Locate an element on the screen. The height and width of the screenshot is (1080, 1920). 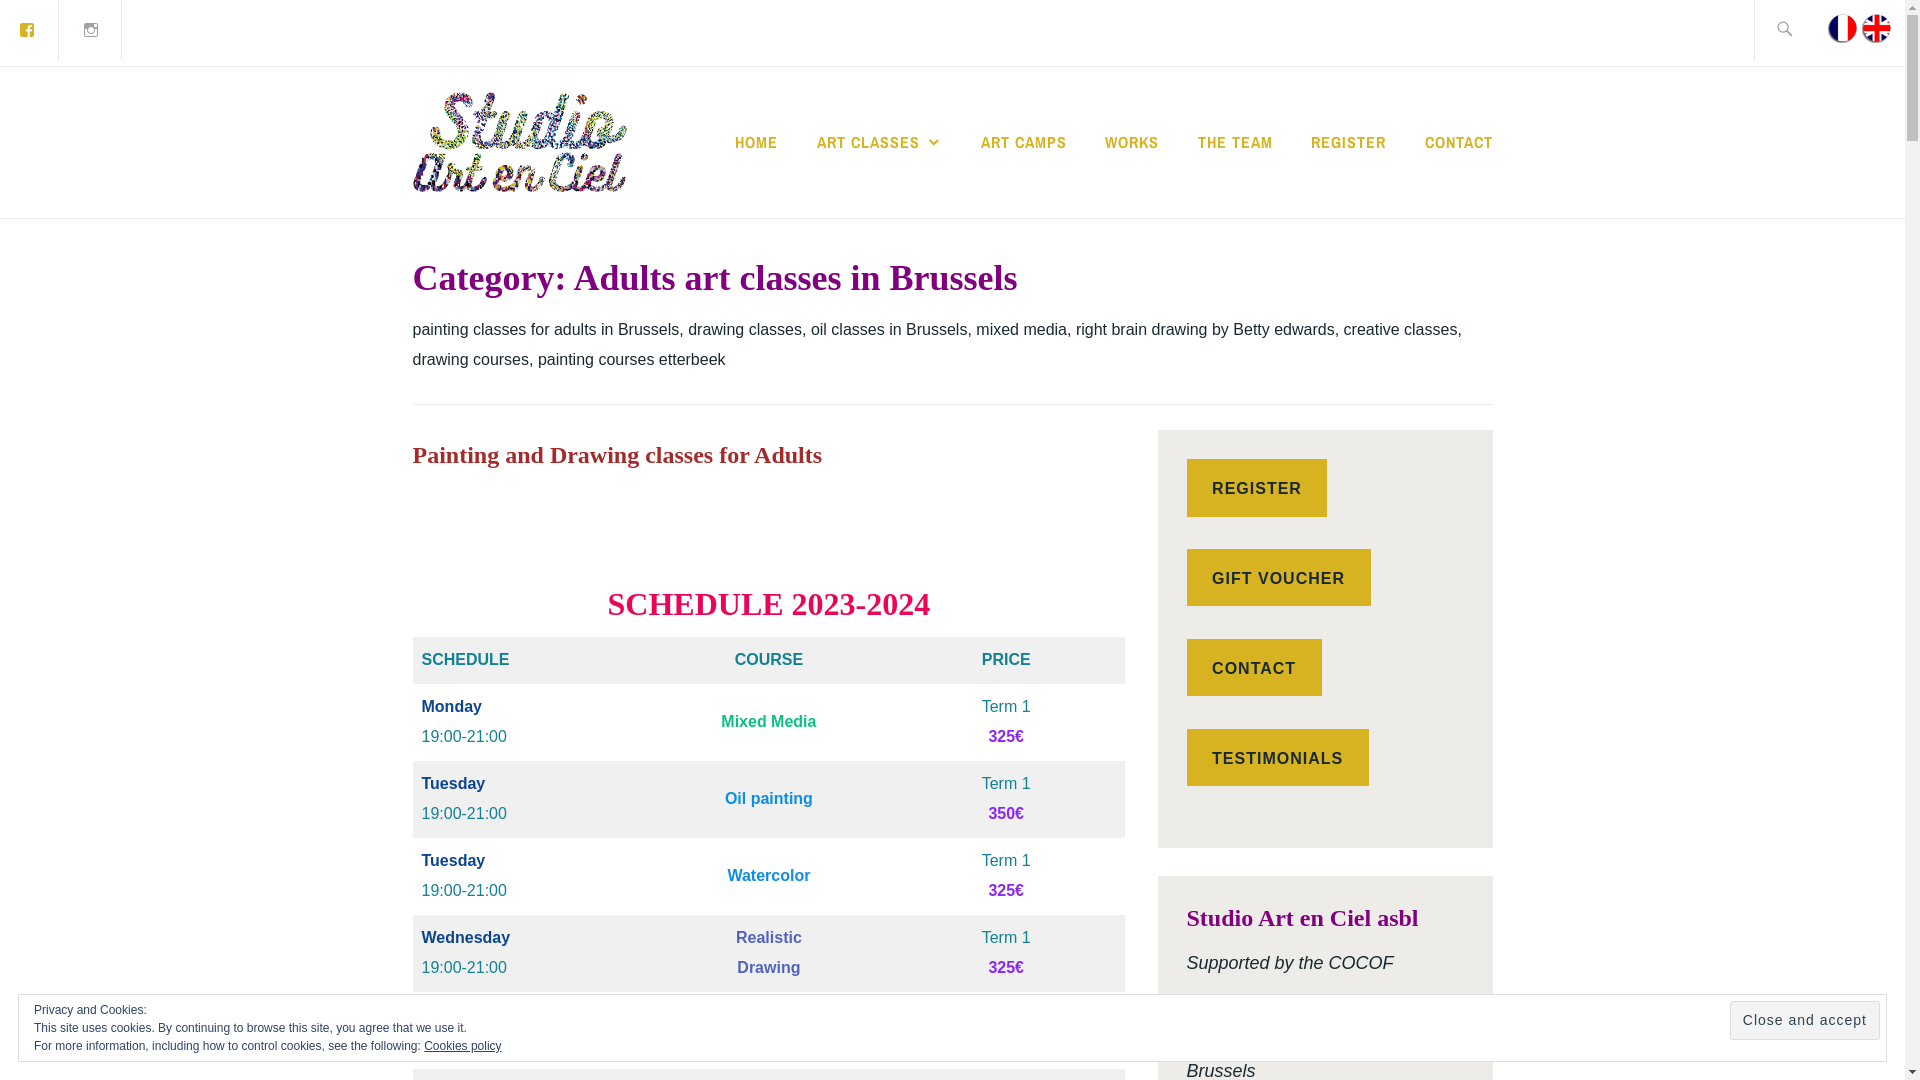
'HOME' is located at coordinates (755, 141).